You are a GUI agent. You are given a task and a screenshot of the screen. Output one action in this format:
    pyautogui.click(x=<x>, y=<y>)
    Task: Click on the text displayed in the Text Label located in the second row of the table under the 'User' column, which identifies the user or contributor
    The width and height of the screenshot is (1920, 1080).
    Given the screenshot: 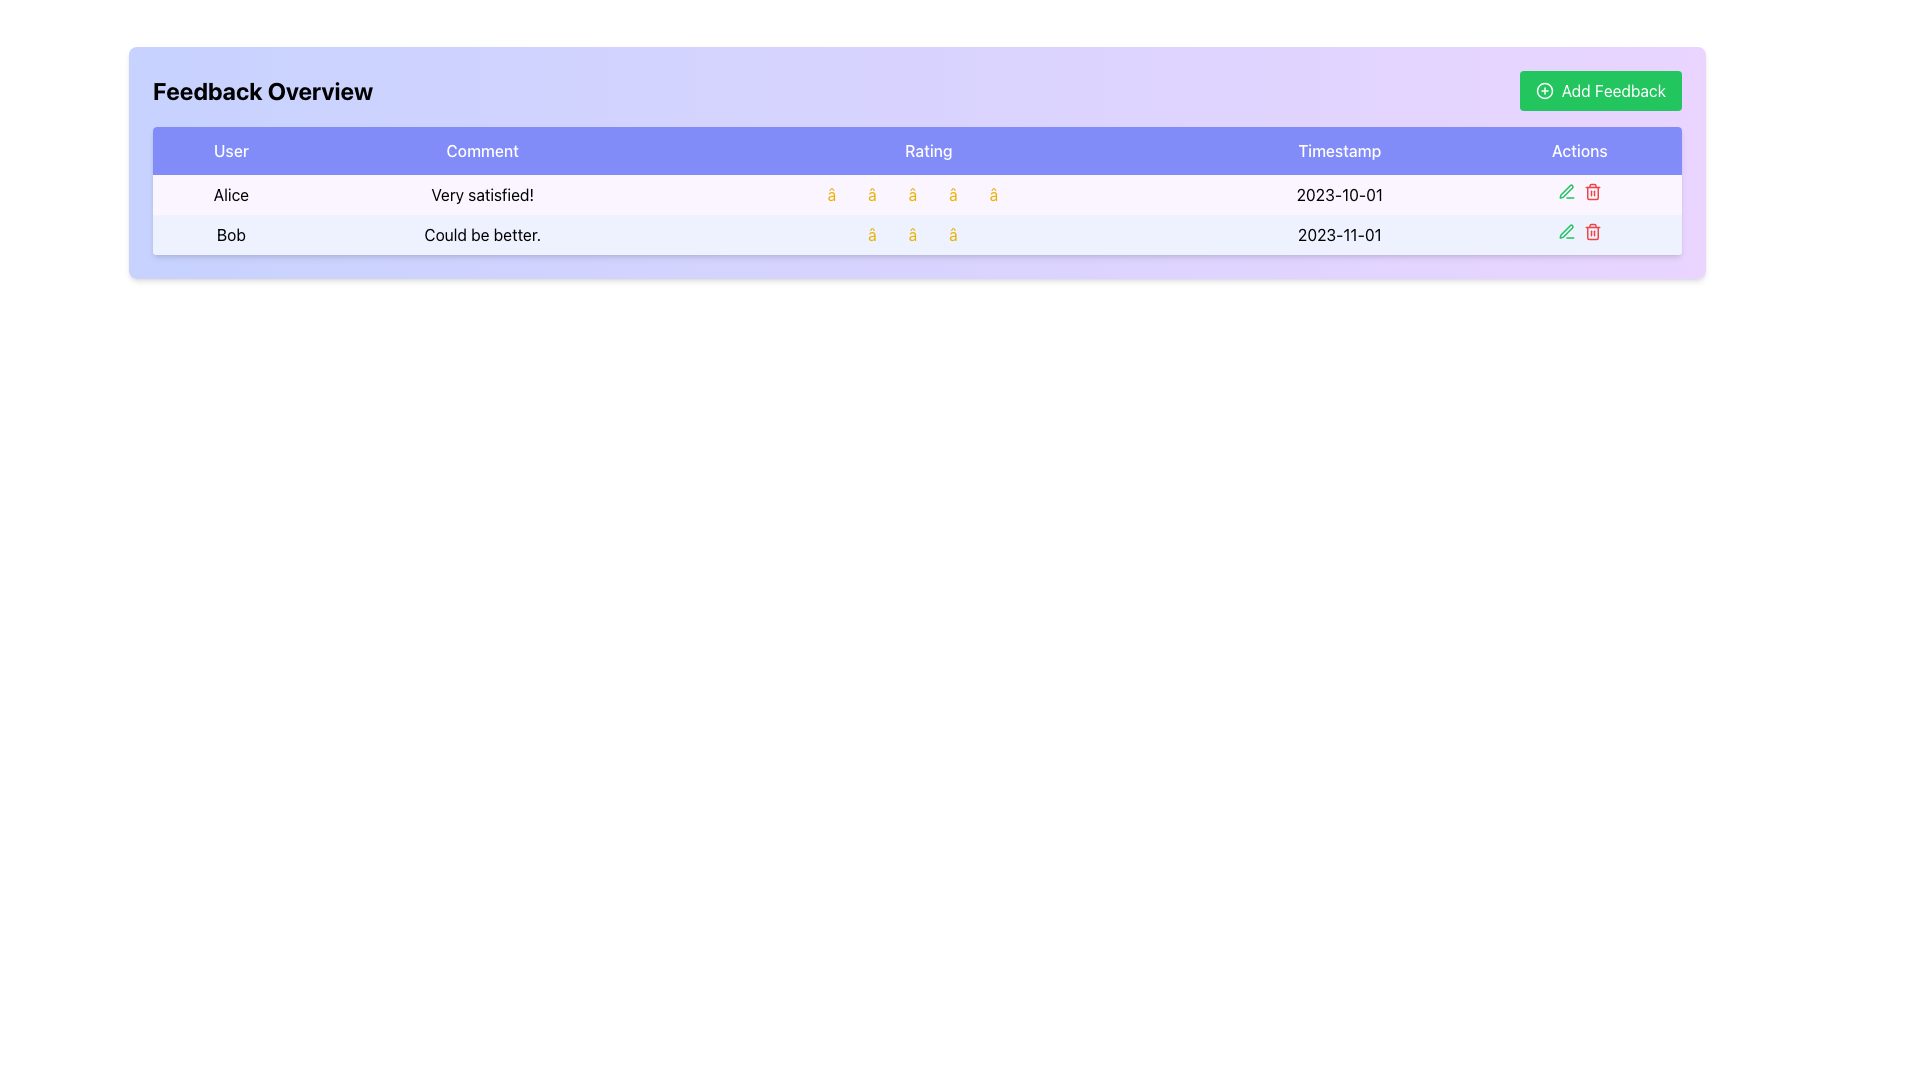 What is the action you would take?
    pyautogui.click(x=231, y=234)
    